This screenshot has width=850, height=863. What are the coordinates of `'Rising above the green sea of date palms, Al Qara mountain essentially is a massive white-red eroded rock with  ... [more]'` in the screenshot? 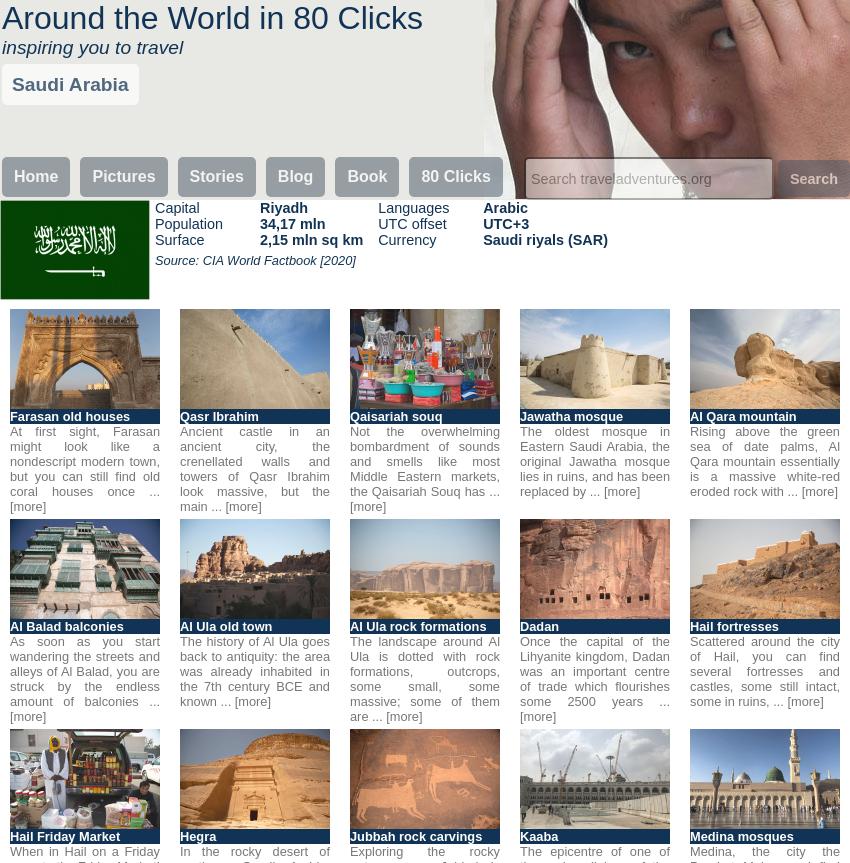 It's located at (765, 460).